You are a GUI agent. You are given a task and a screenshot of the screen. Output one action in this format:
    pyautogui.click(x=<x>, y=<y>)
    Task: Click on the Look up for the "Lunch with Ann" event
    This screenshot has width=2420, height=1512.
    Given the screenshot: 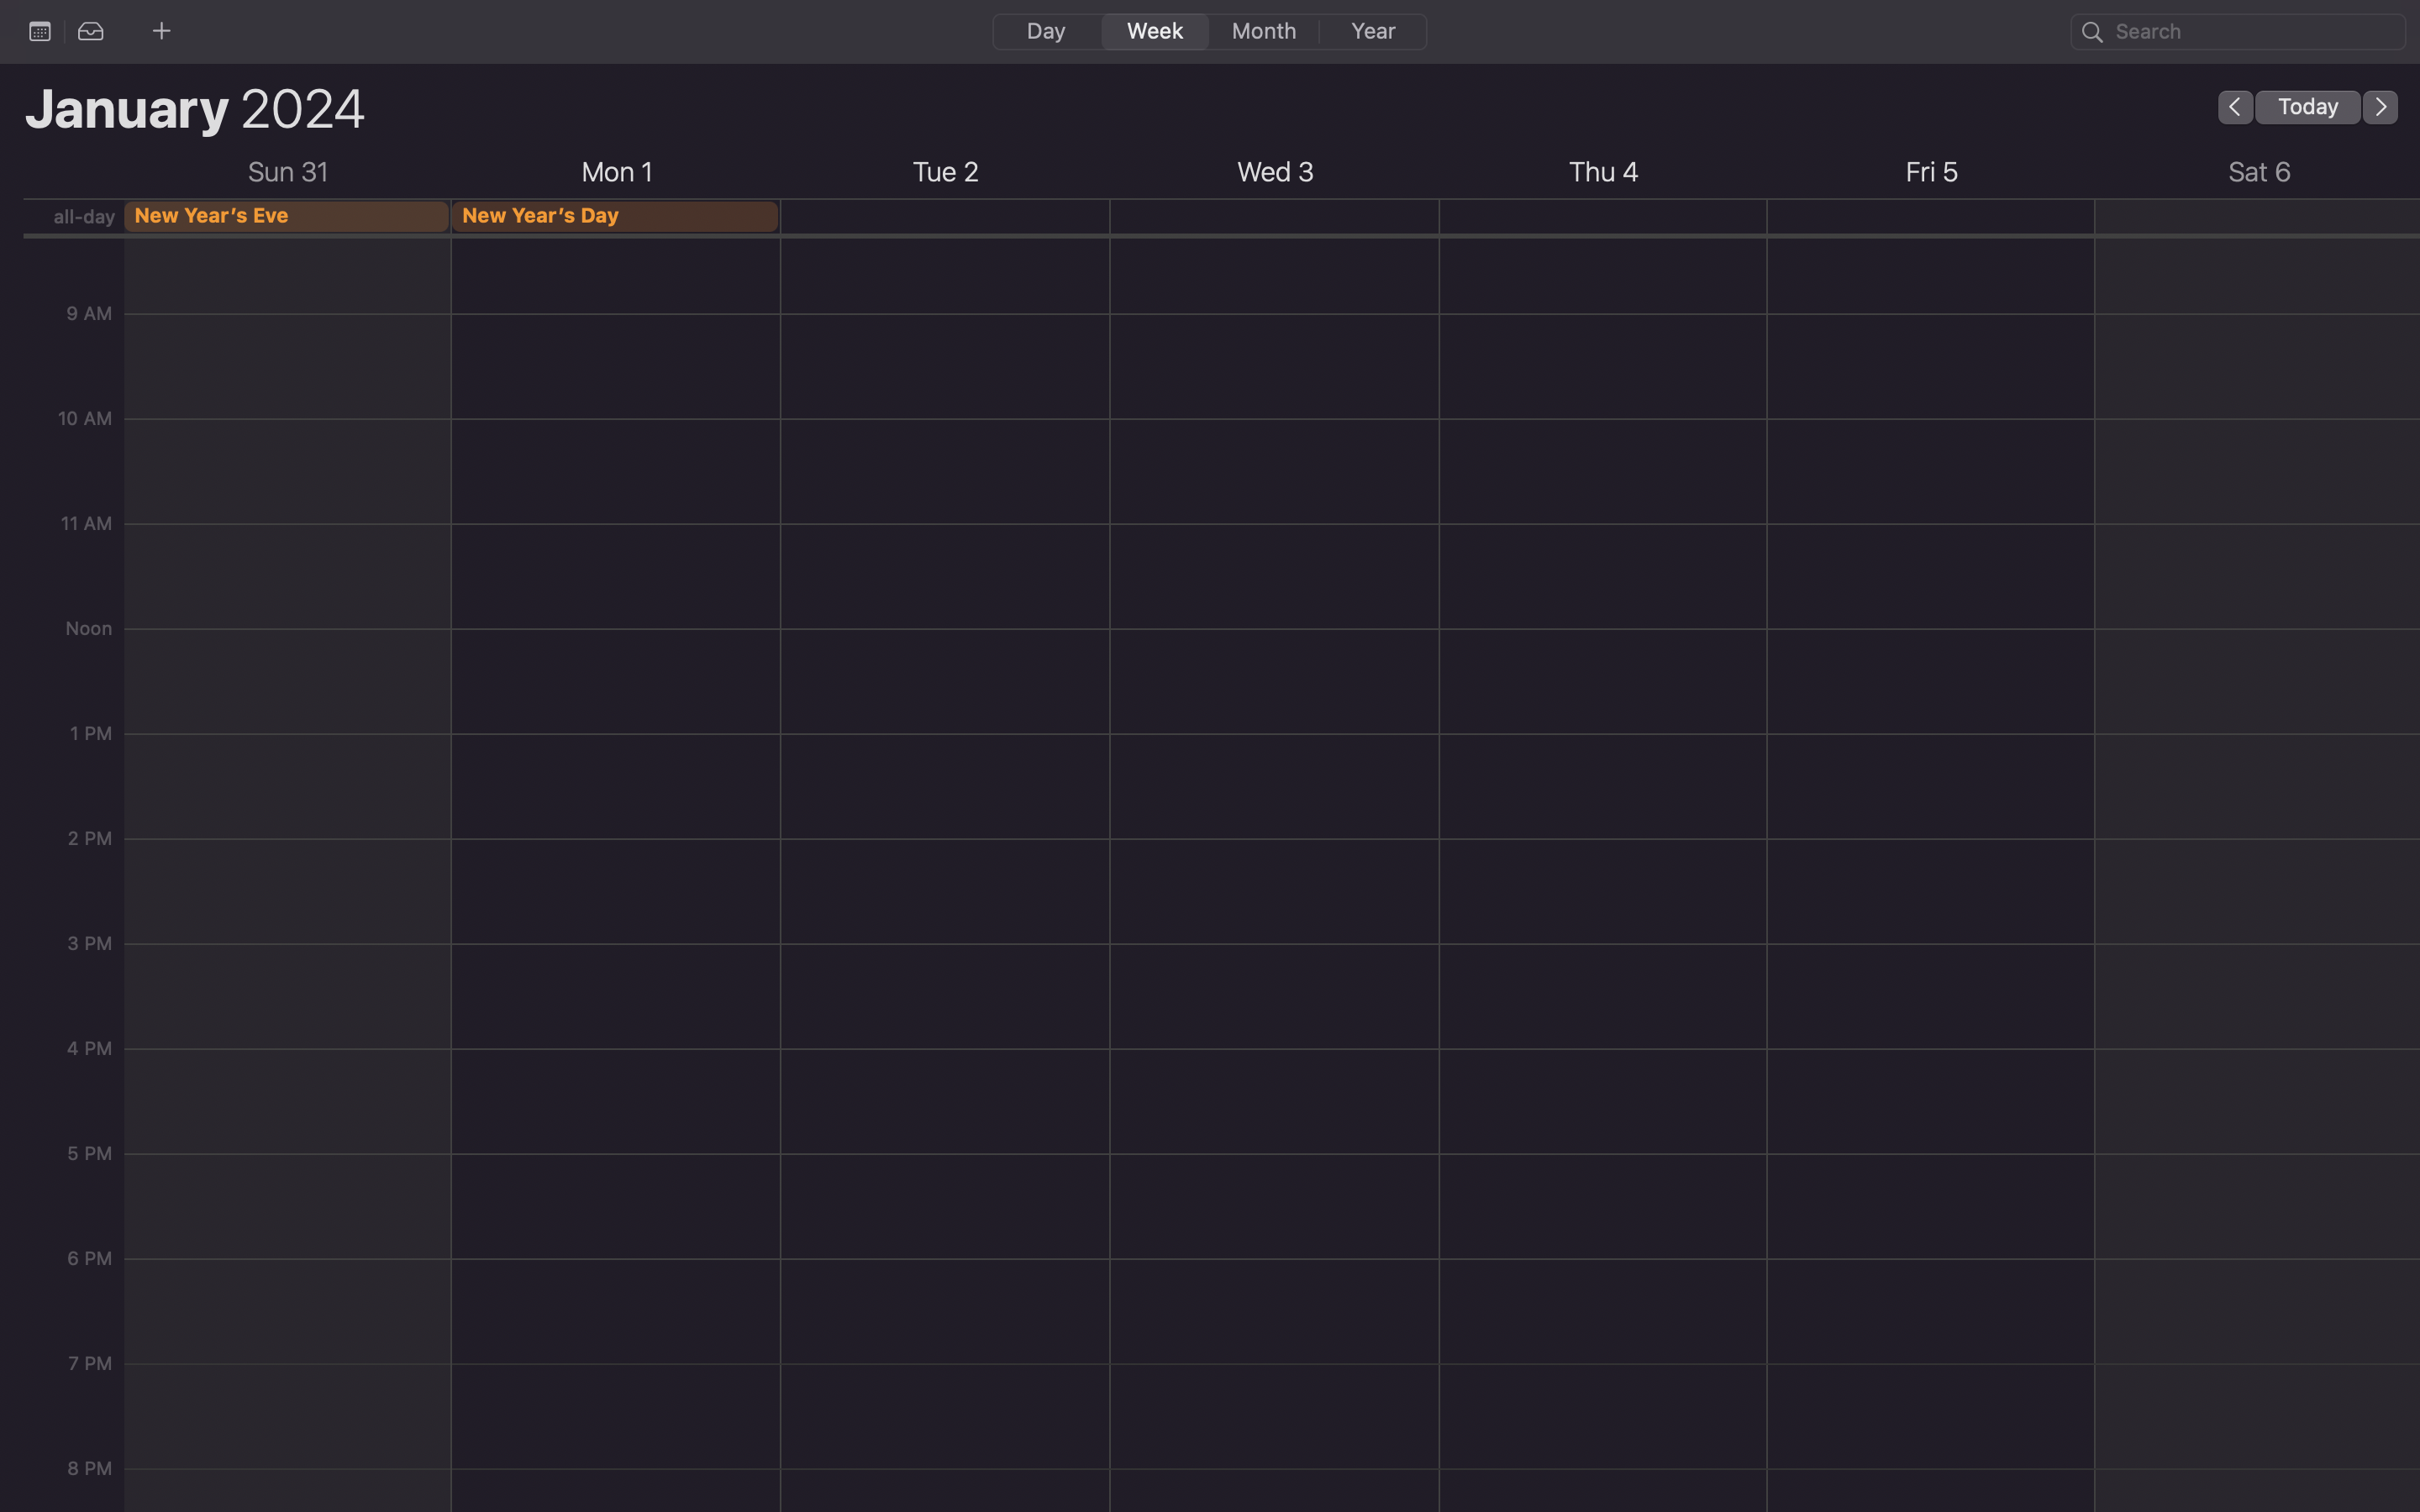 What is the action you would take?
    pyautogui.click(x=2238, y=30)
    